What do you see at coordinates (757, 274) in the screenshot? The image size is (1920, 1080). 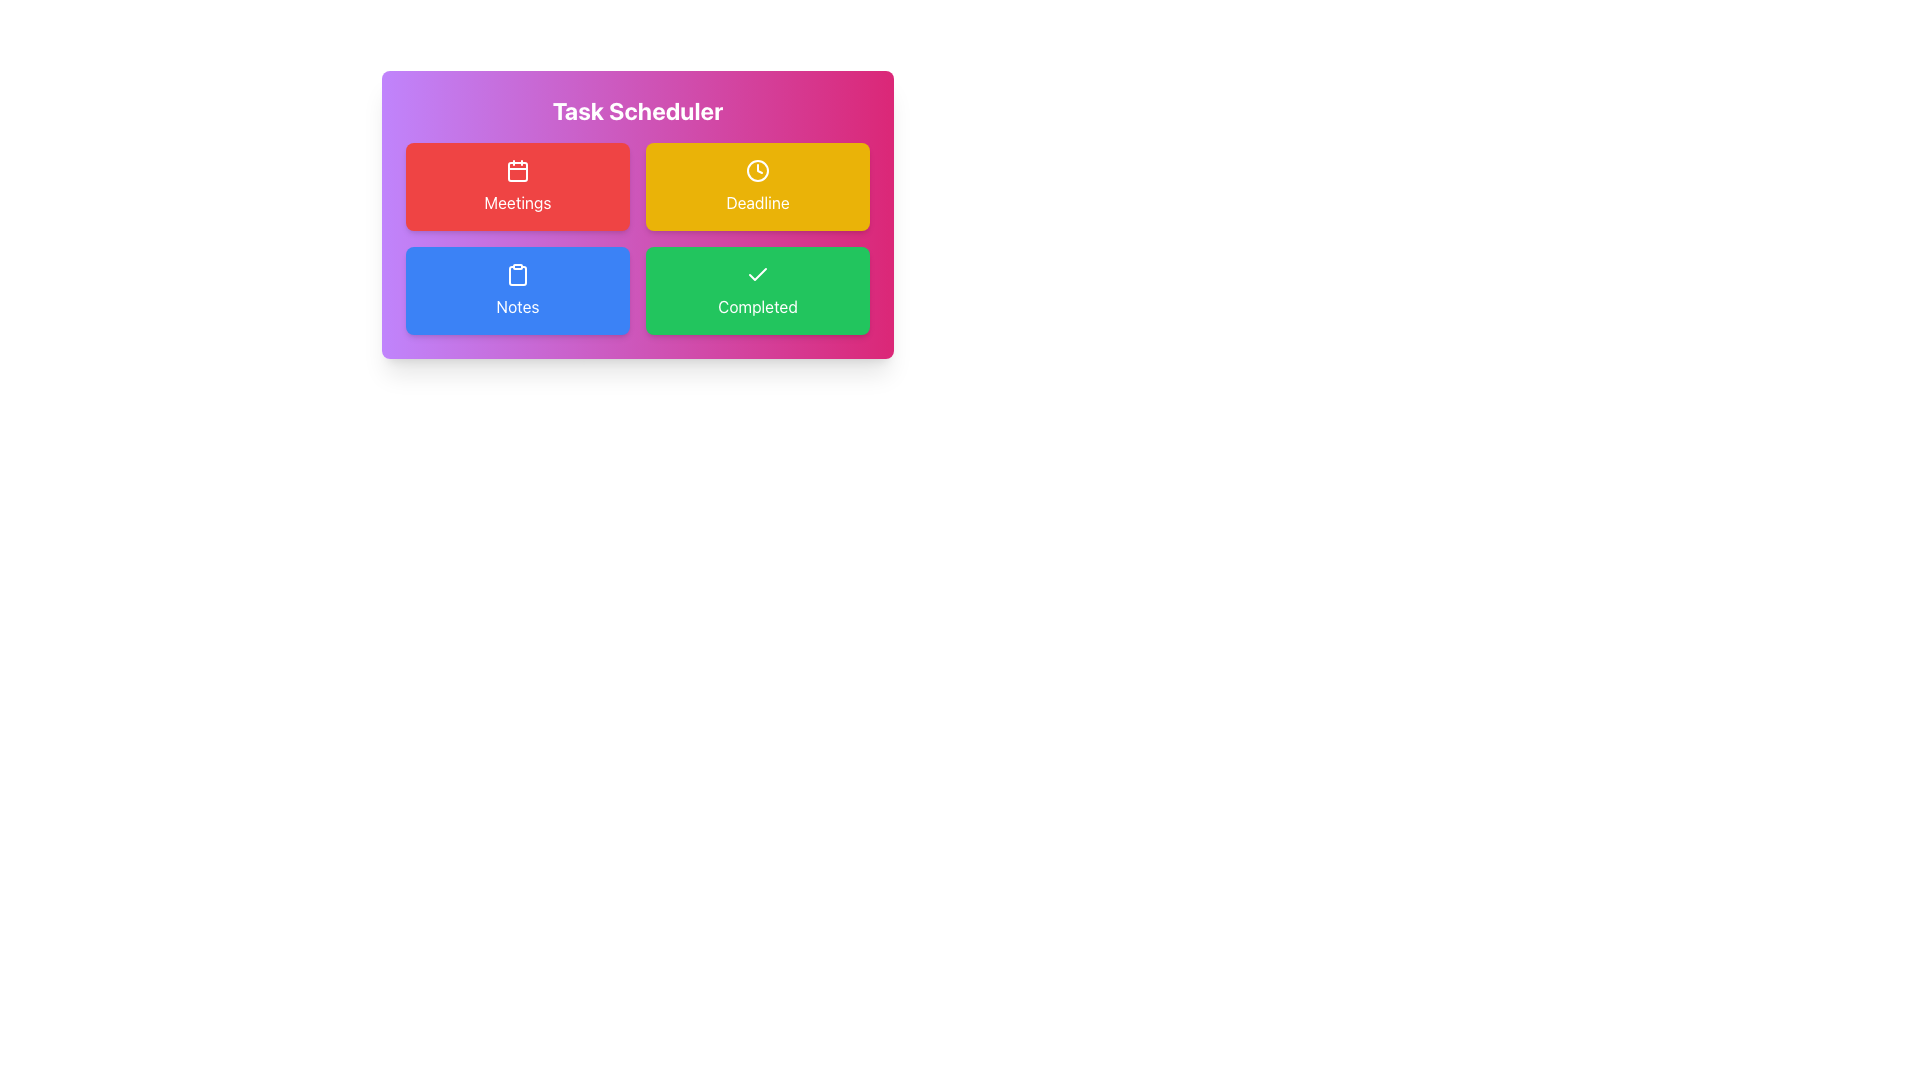 I see `checkmark icon located within the 'Completed' section of the 'Task Scheduler' interface, which is centered inside the green button labeled 'Completed'` at bounding box center [757, 274].